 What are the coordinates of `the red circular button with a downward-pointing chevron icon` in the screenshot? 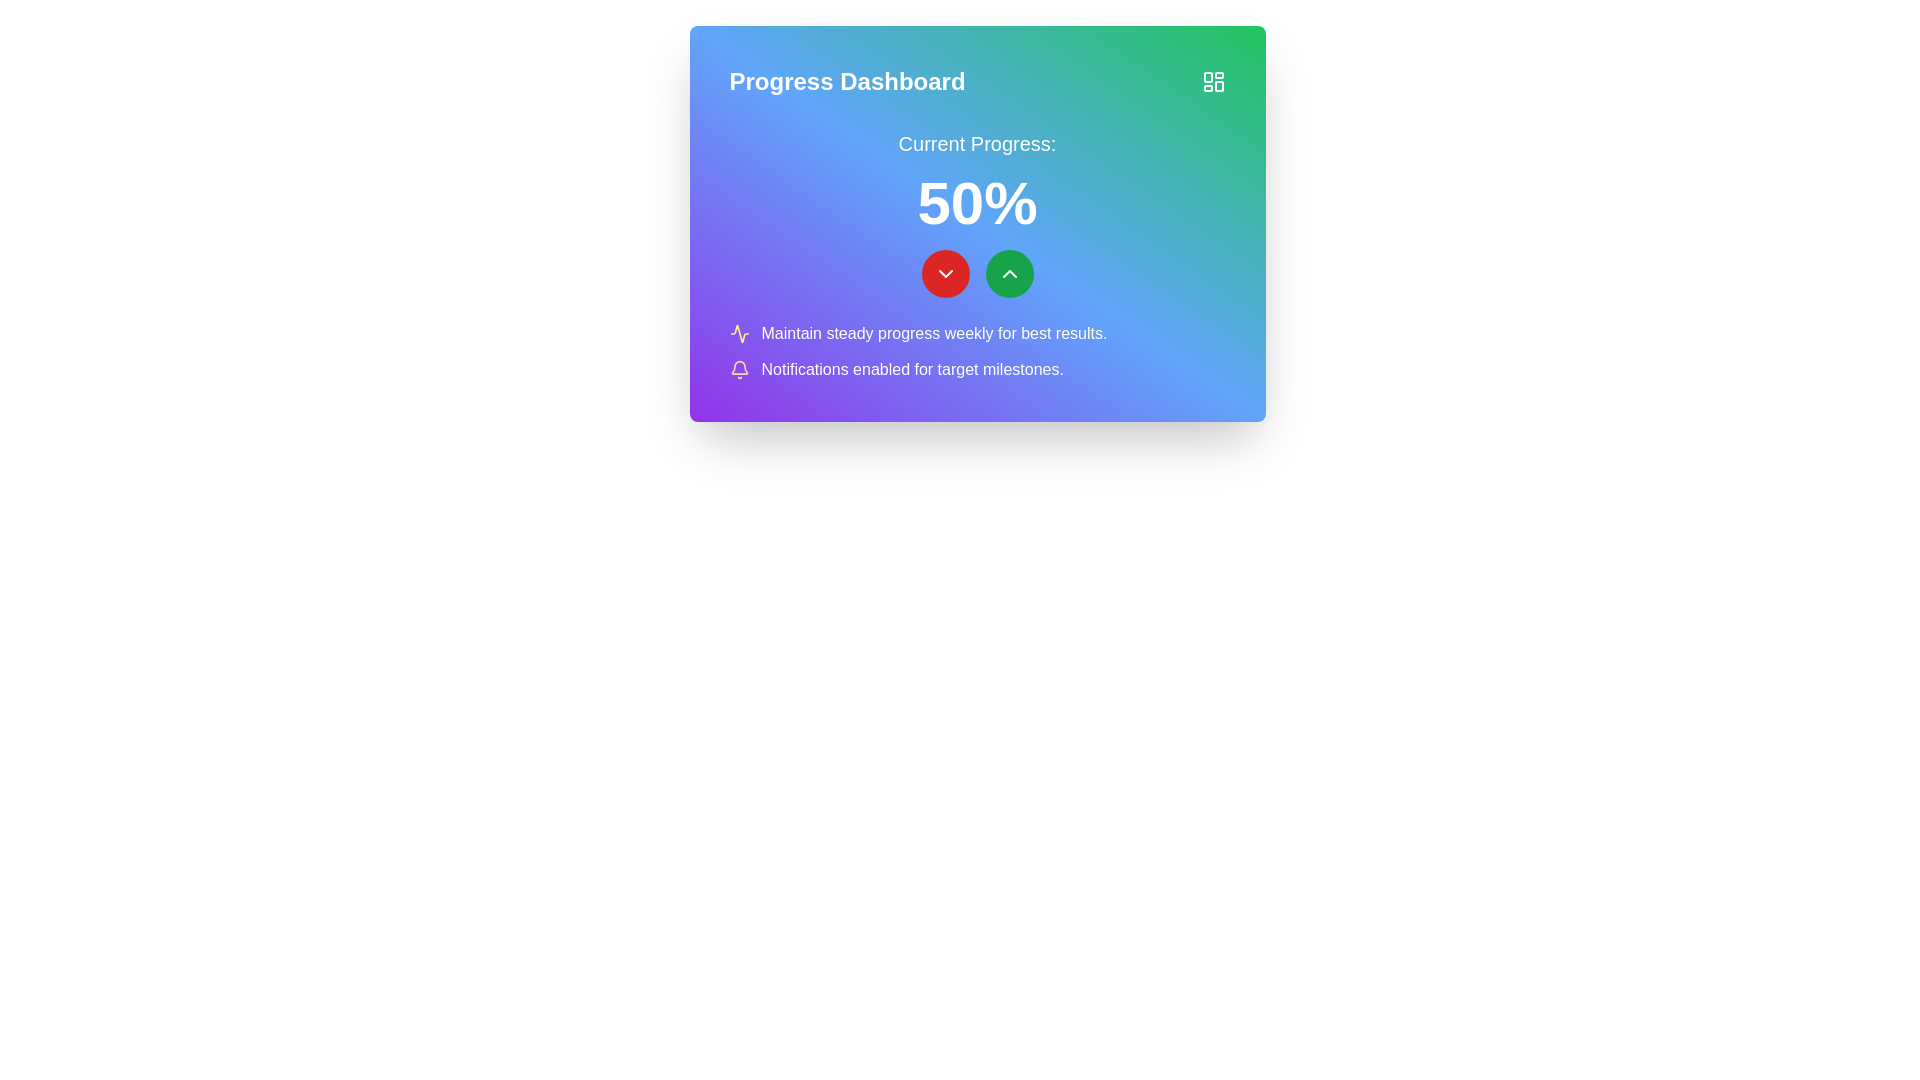 It's located at (944, 273).